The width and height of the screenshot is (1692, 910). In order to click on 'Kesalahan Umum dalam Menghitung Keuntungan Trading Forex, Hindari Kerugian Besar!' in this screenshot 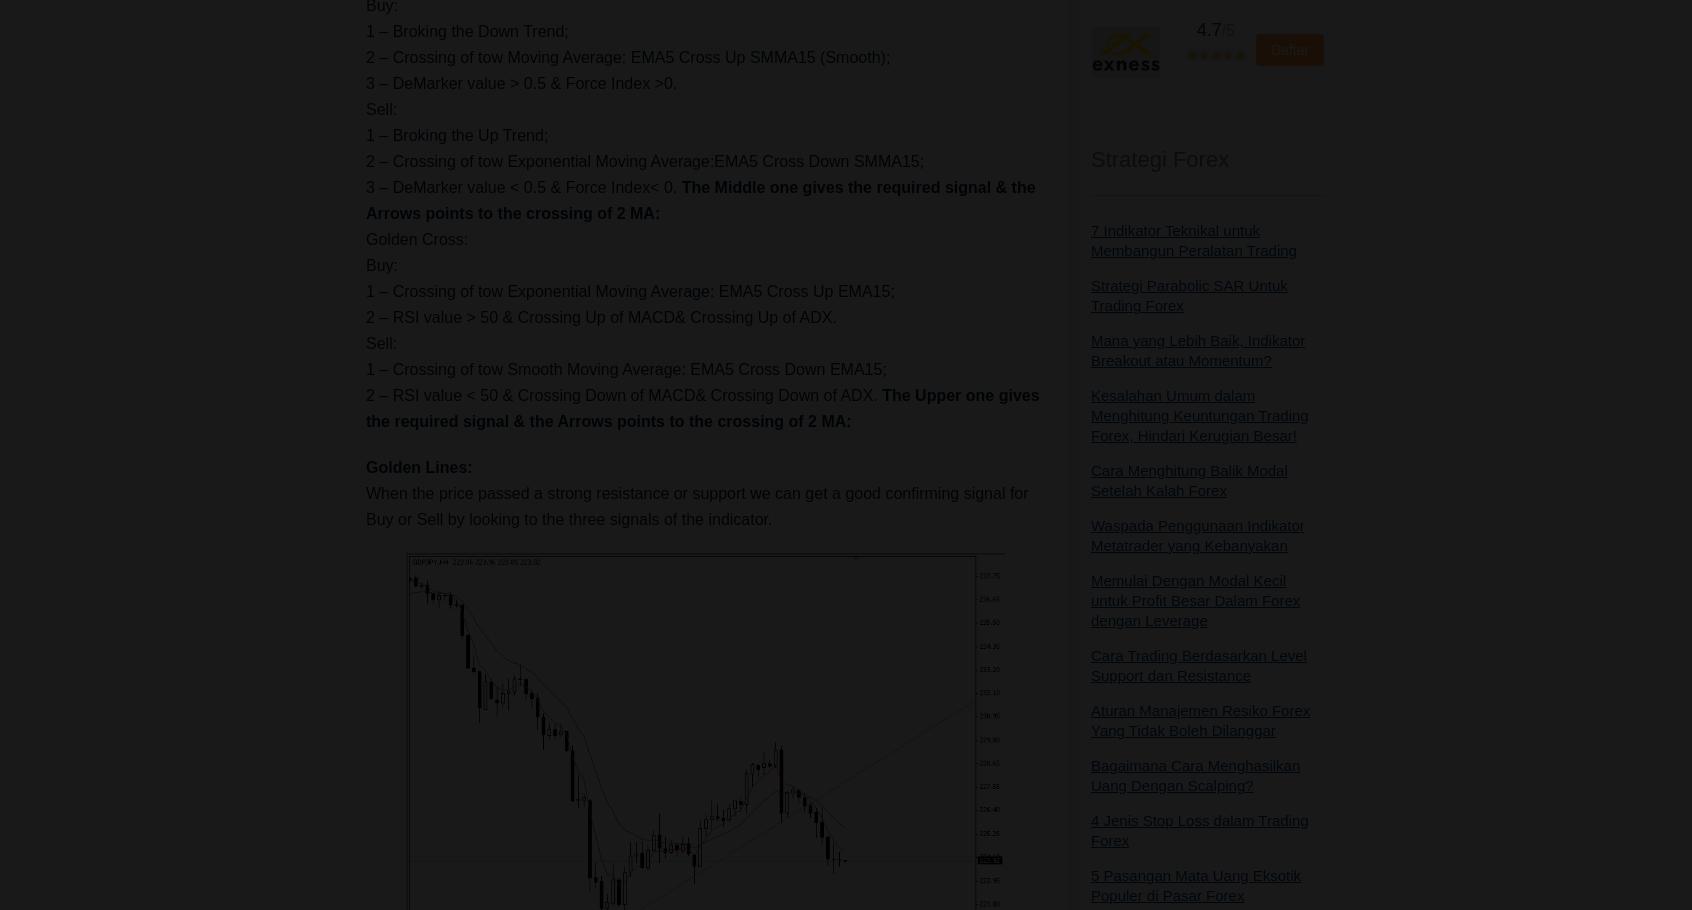, I will do `click(1091, 414)`.